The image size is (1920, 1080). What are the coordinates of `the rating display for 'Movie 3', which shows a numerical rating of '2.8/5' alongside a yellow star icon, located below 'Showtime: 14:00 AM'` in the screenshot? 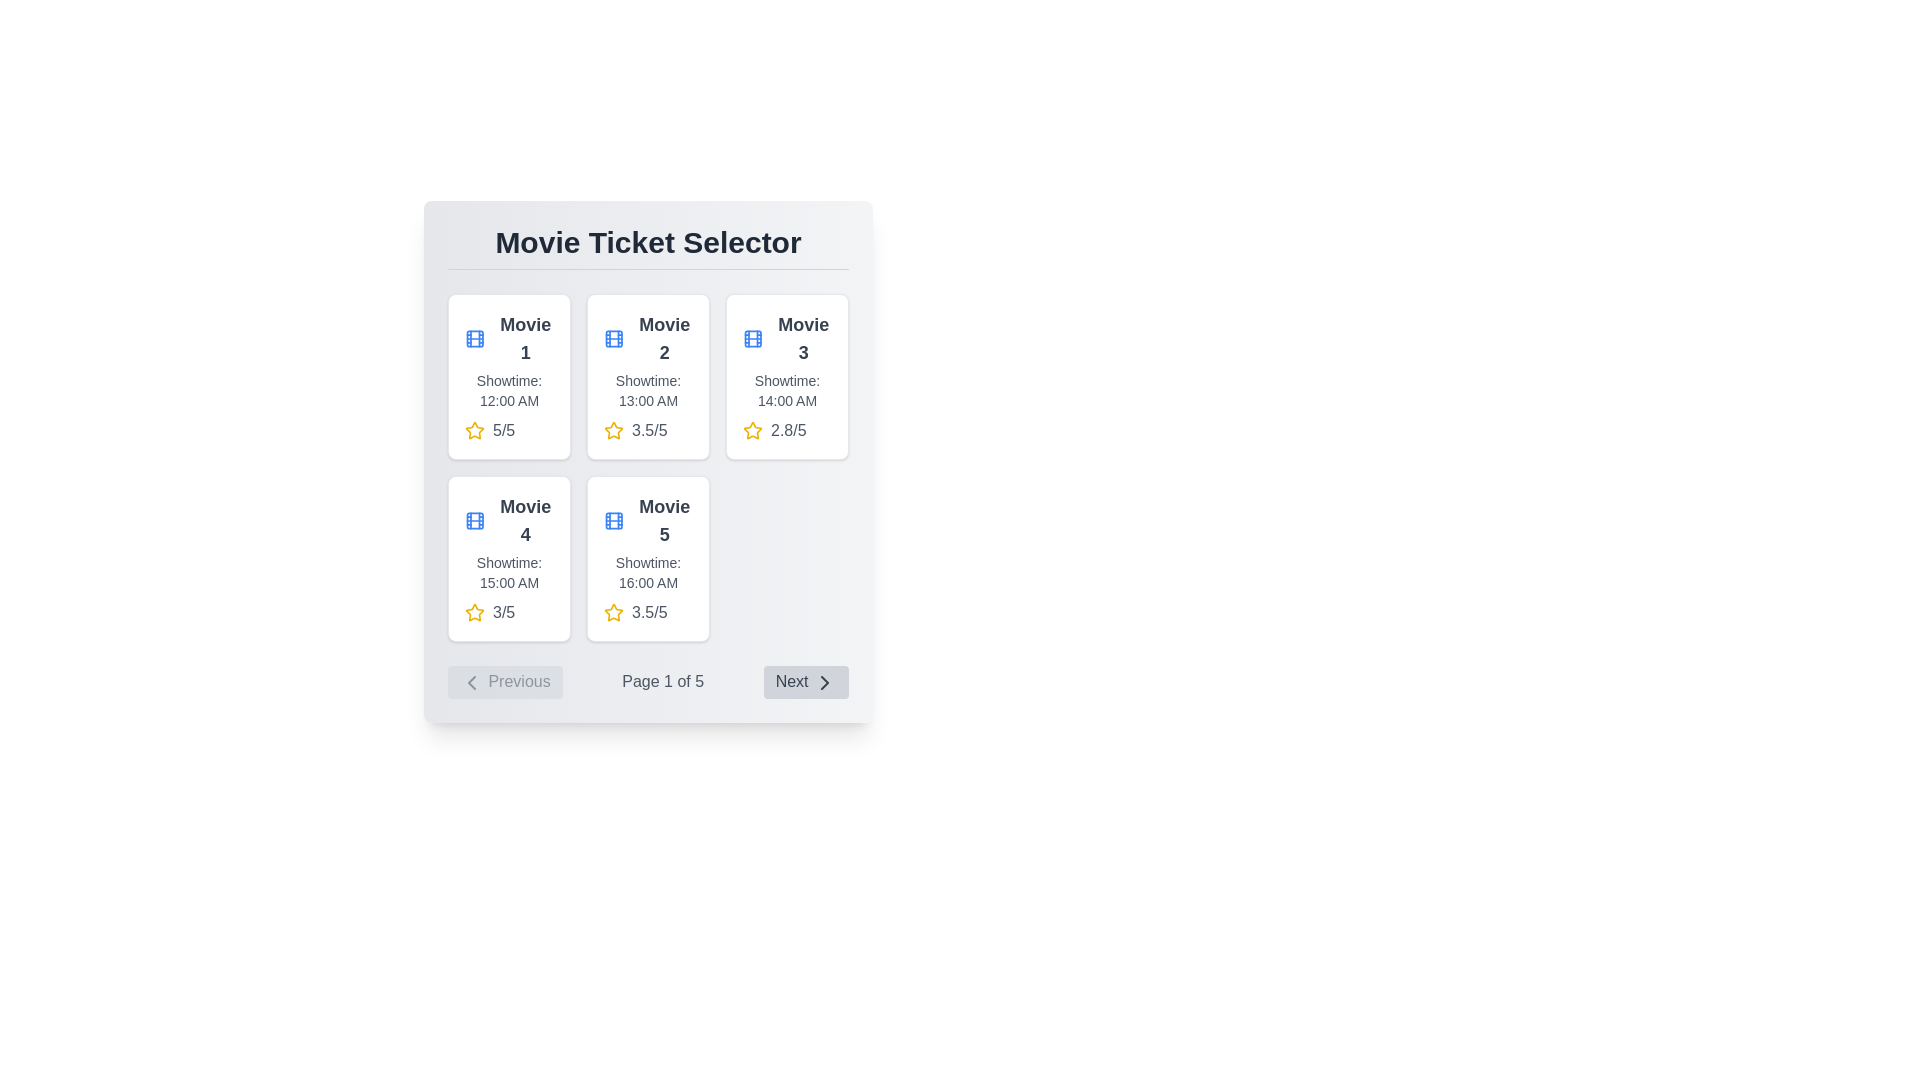 It's located at (786, 430).